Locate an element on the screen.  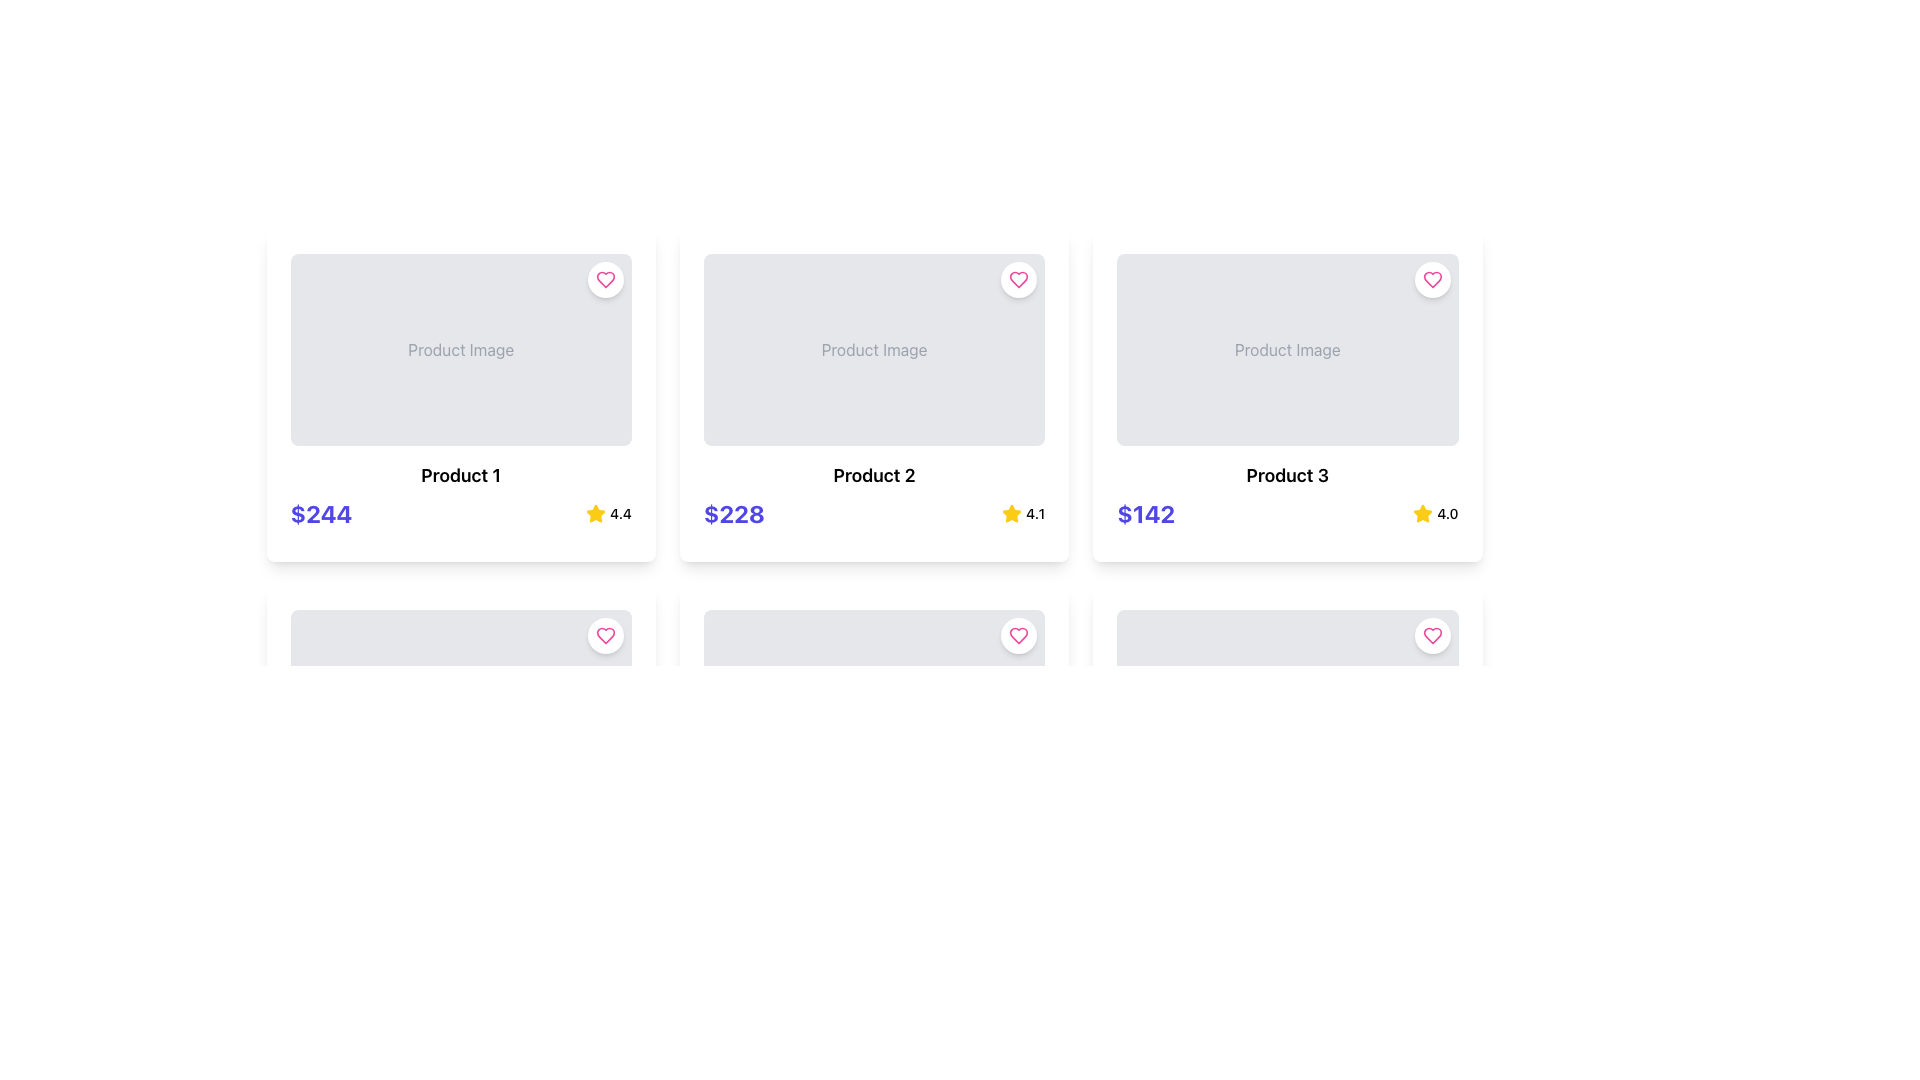
text content of the price label displaying '$228', which is styled in bold indigo blue and positioned in the lower-left quadrant of the 'Product 2' card, directly below the product image and title is located at coordinates (733, 512).